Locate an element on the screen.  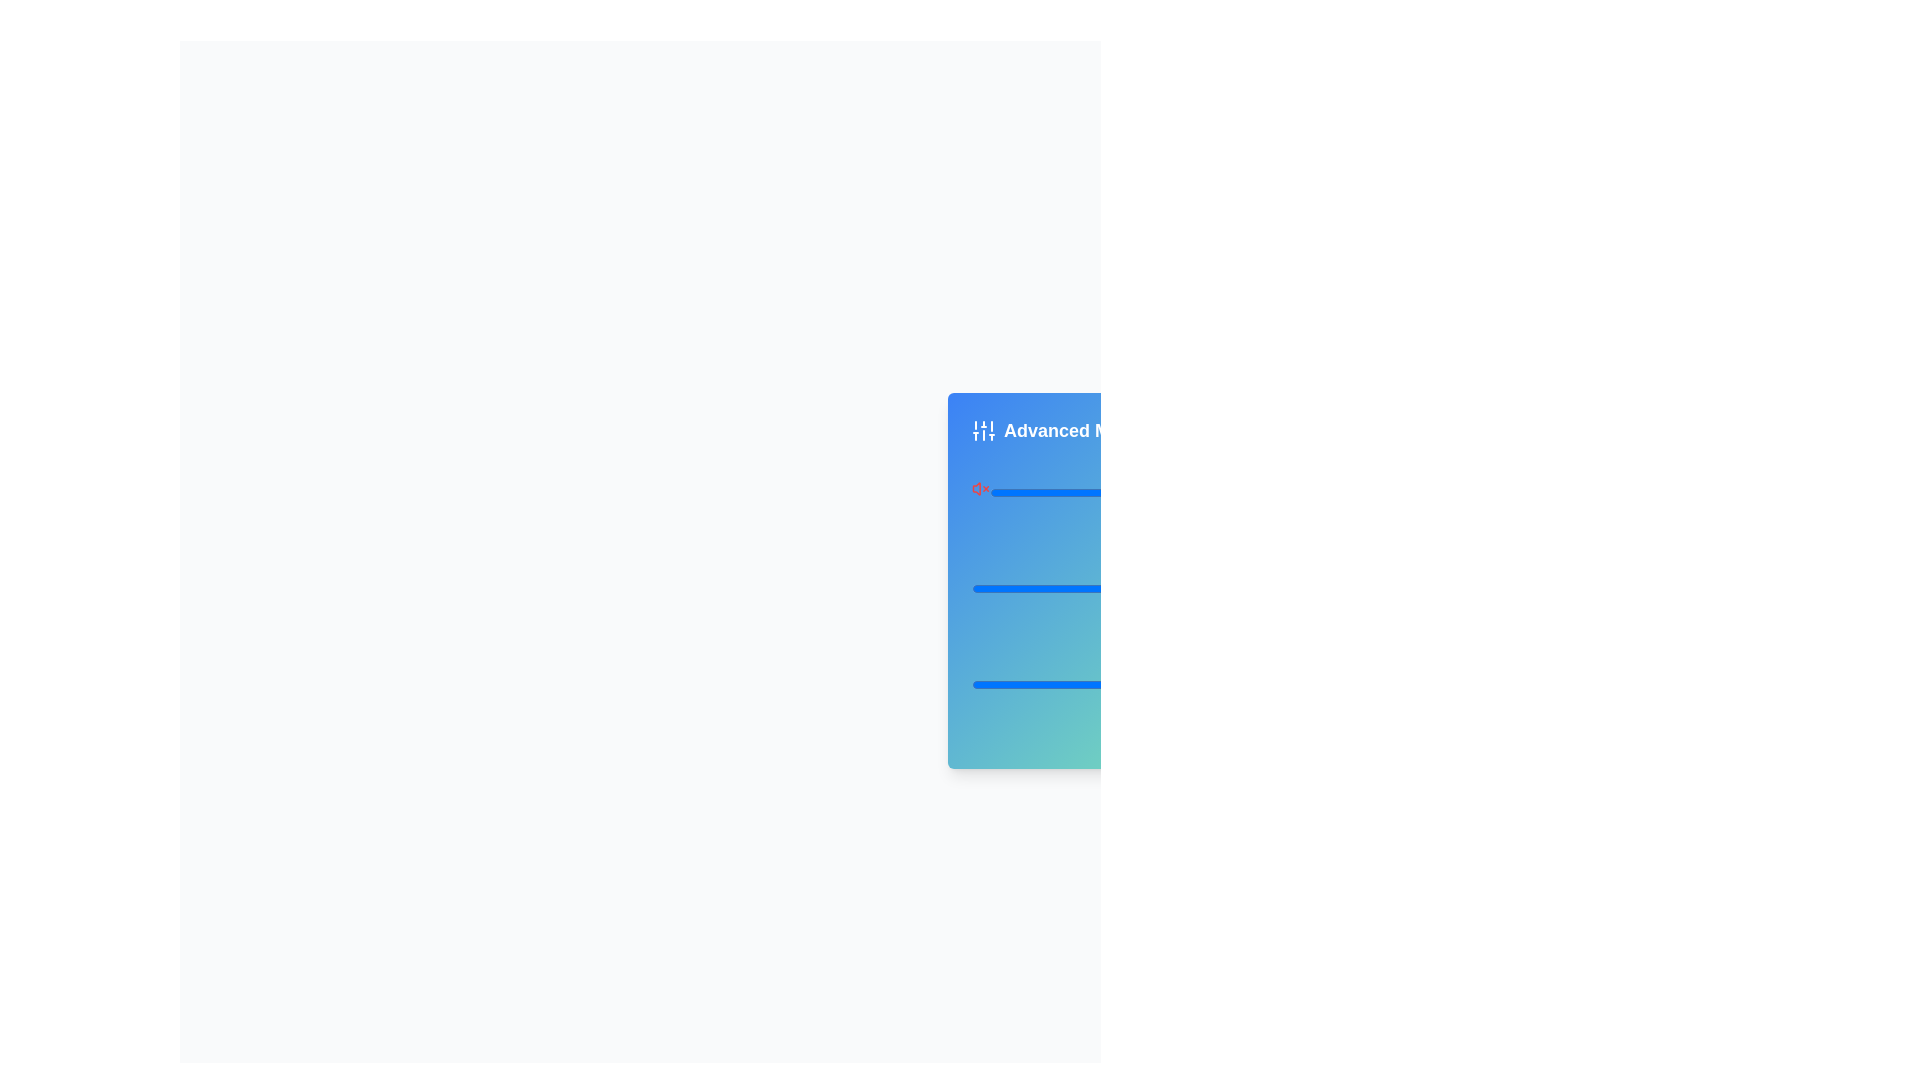
the slider value is located at coordinates (1143, 588).